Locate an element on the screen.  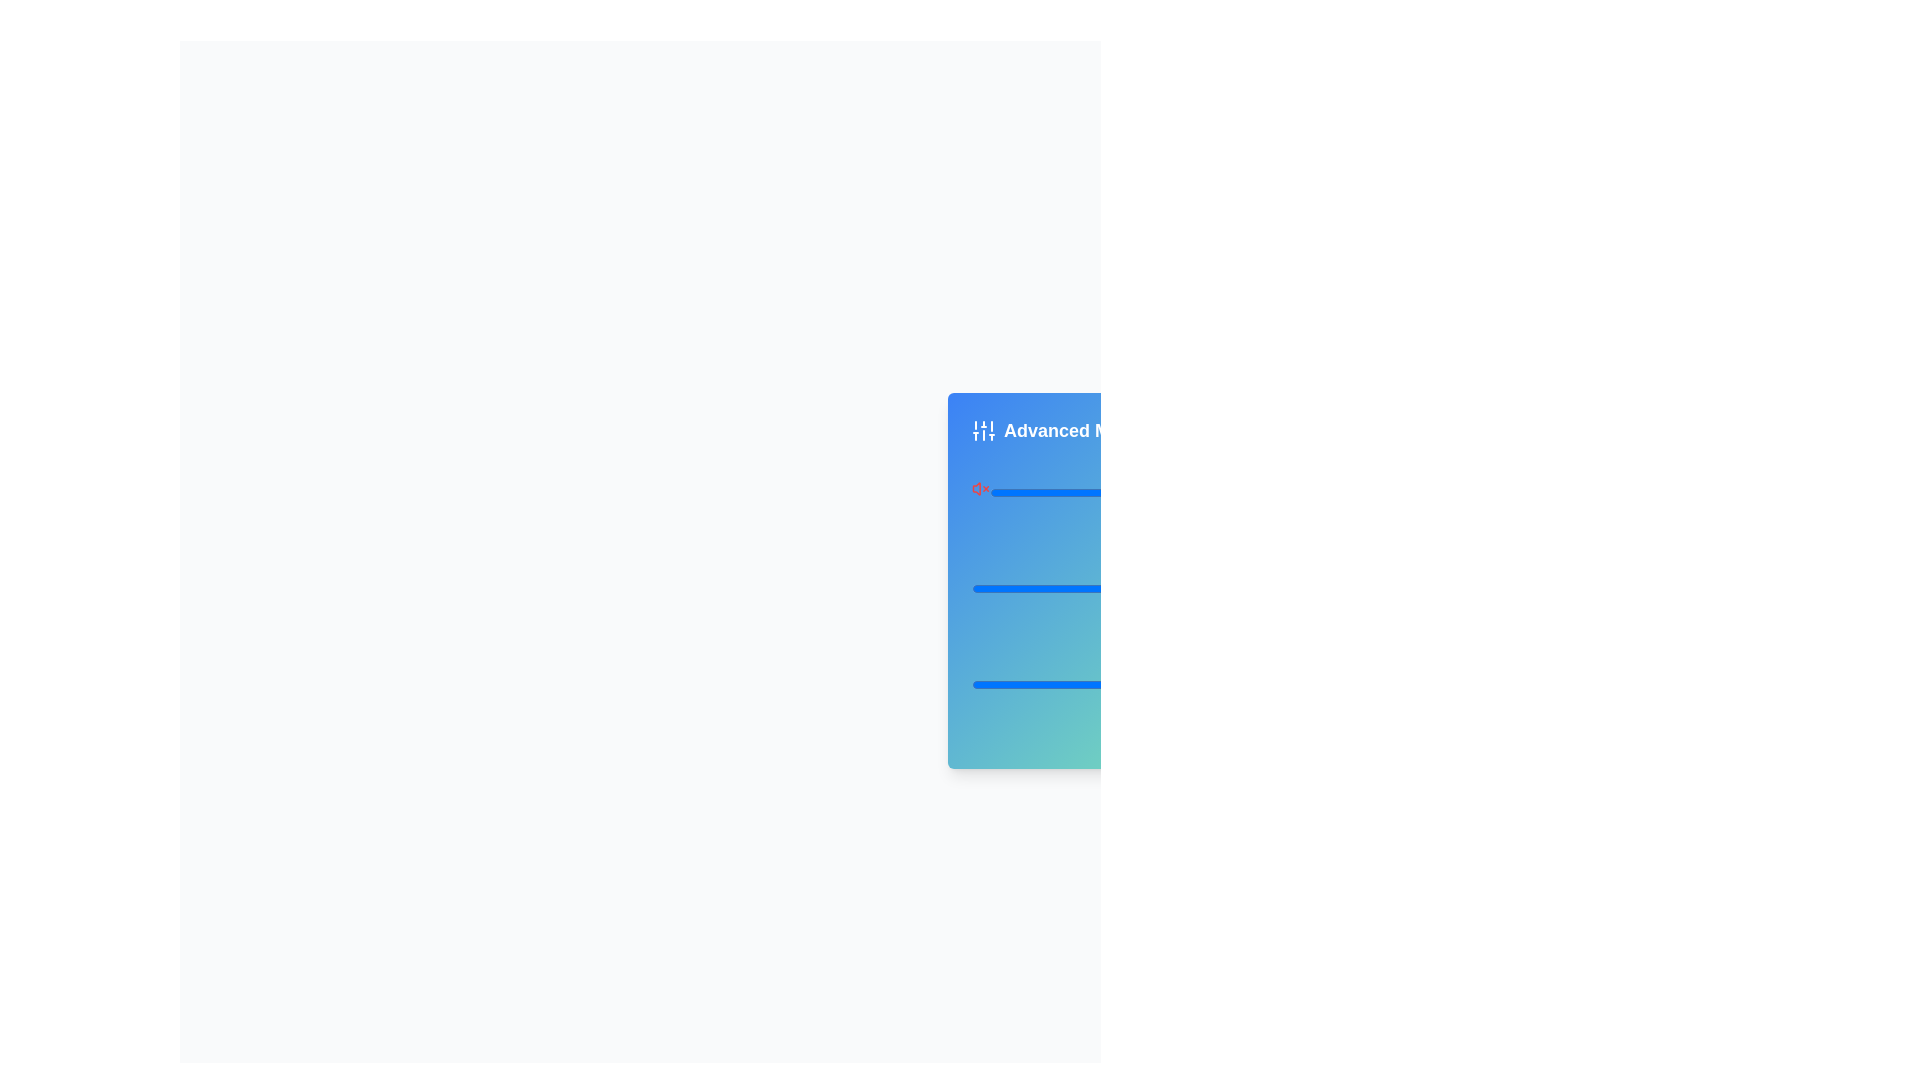
the slider value is located at coordinates (1143, 588).